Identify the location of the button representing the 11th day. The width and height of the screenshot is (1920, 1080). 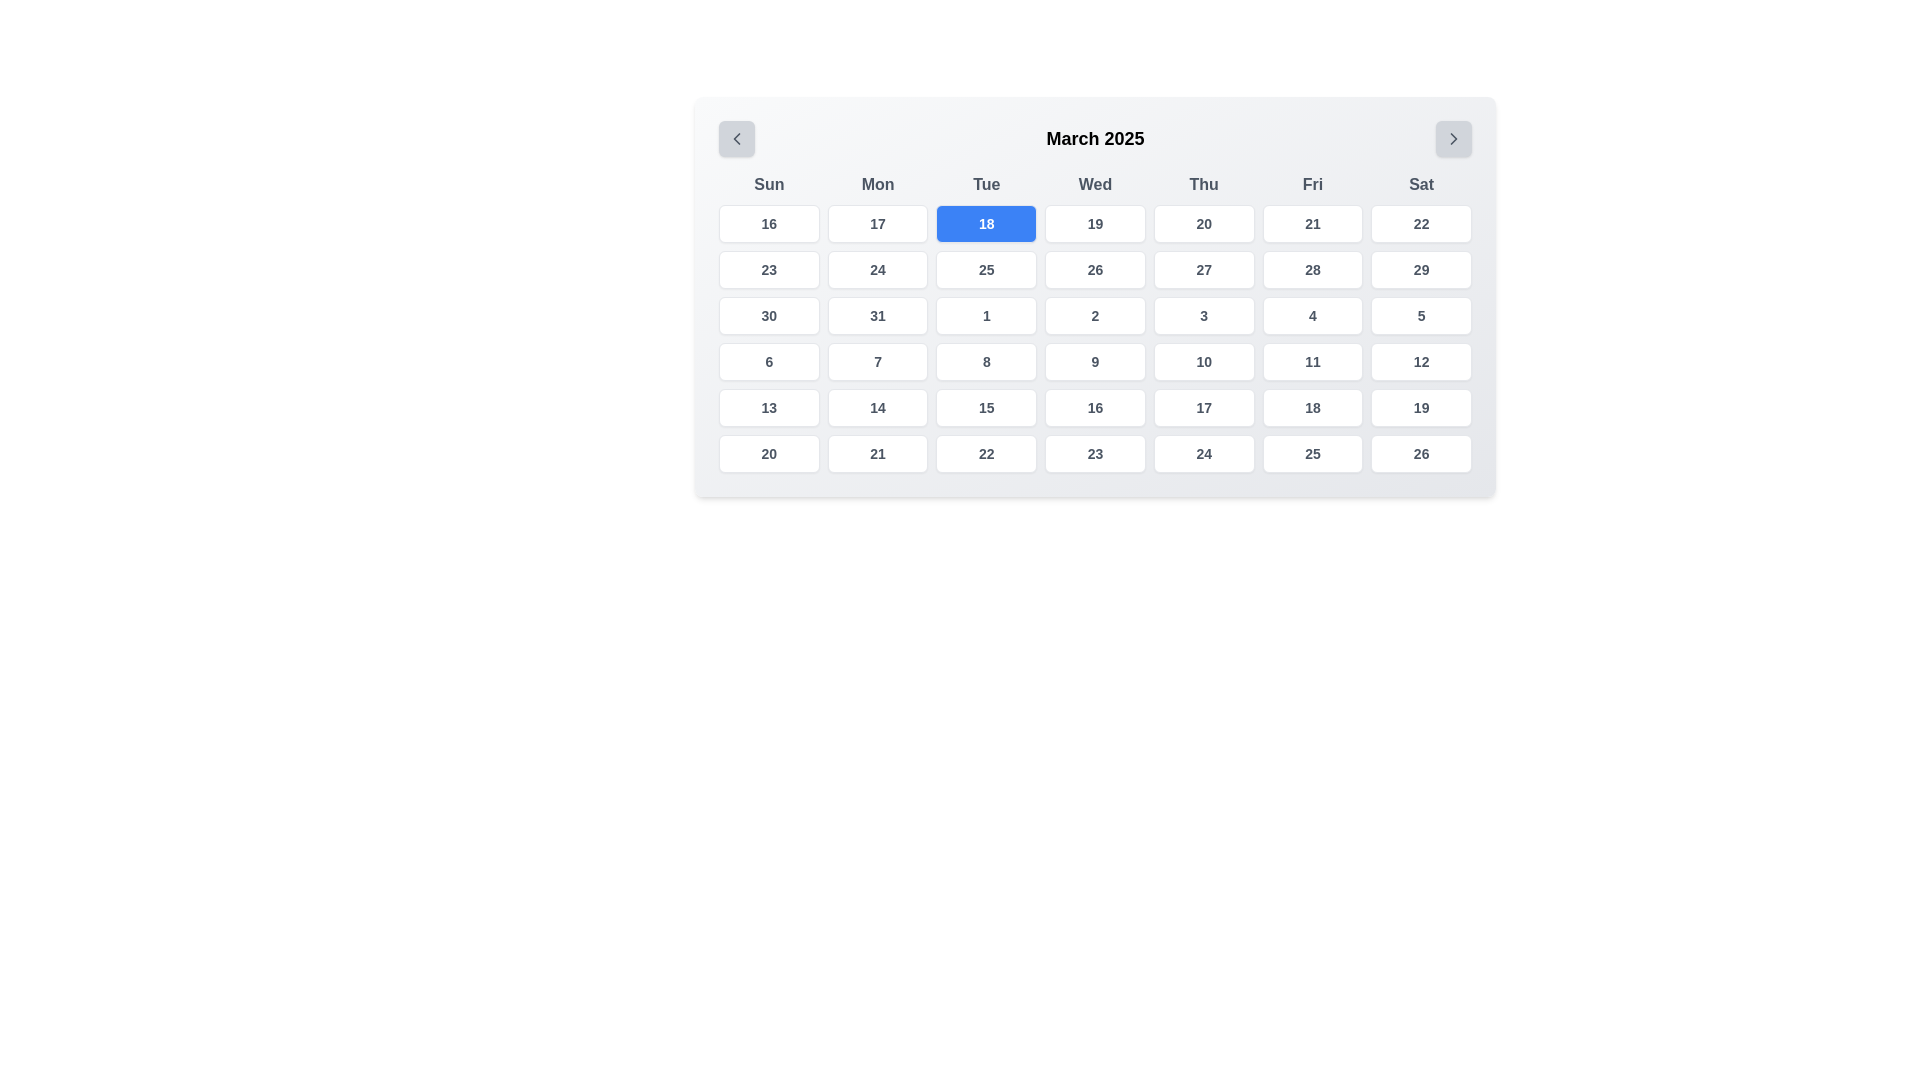
(1312, 362).